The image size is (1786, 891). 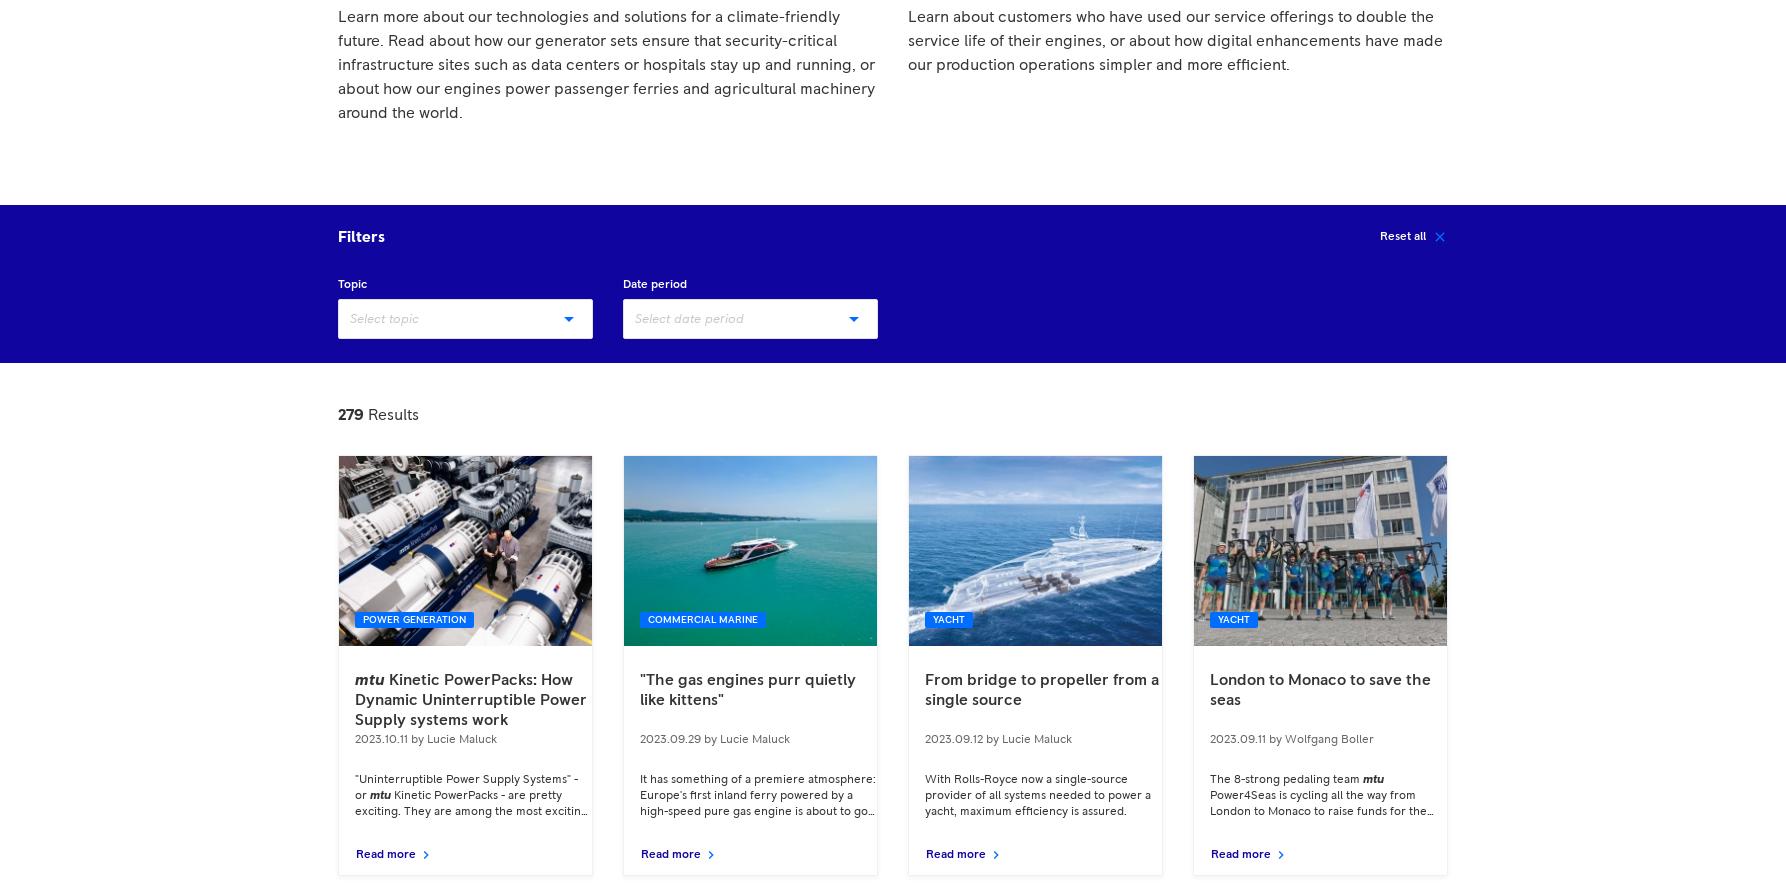 I want to click on '279', so click(x=350, y=415).